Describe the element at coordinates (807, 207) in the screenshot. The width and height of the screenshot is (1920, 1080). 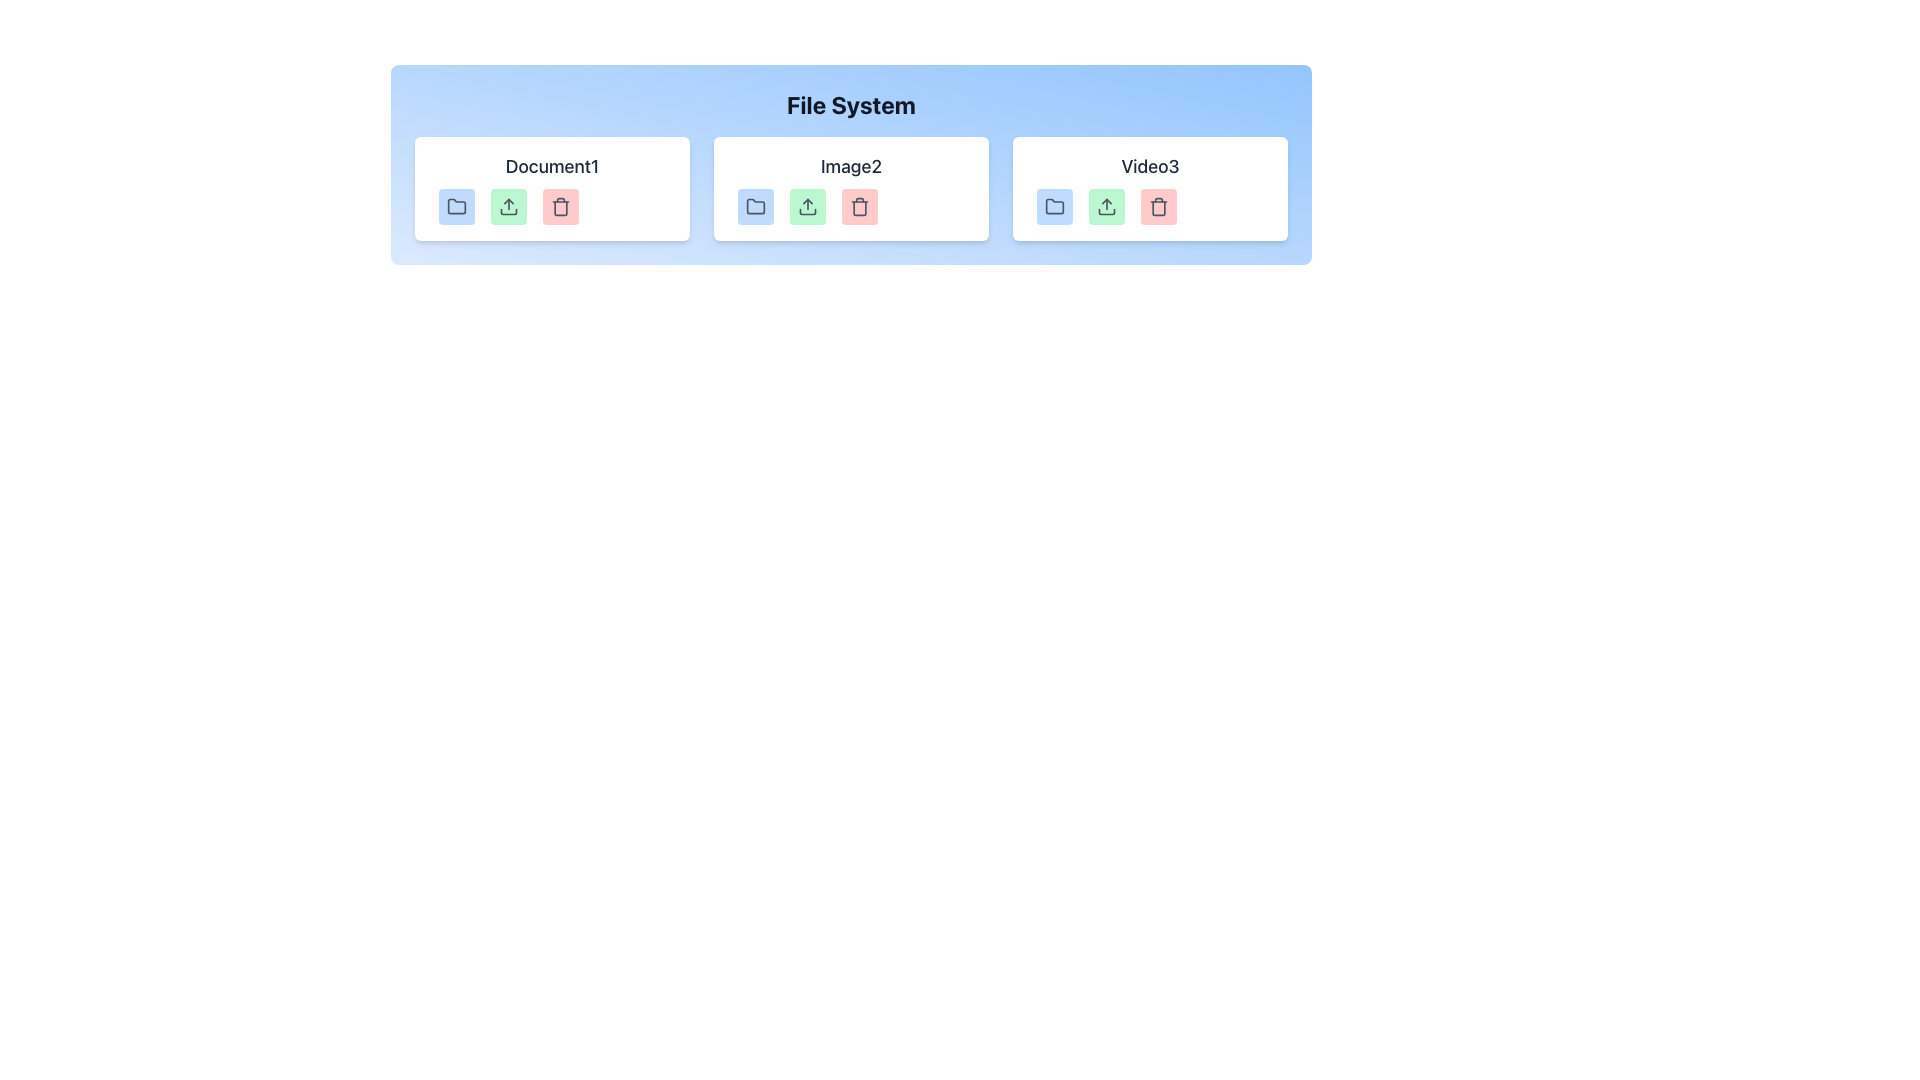
I see `the upload icon located centrally in the 'Image2' section to initiate an upload action` at that location.